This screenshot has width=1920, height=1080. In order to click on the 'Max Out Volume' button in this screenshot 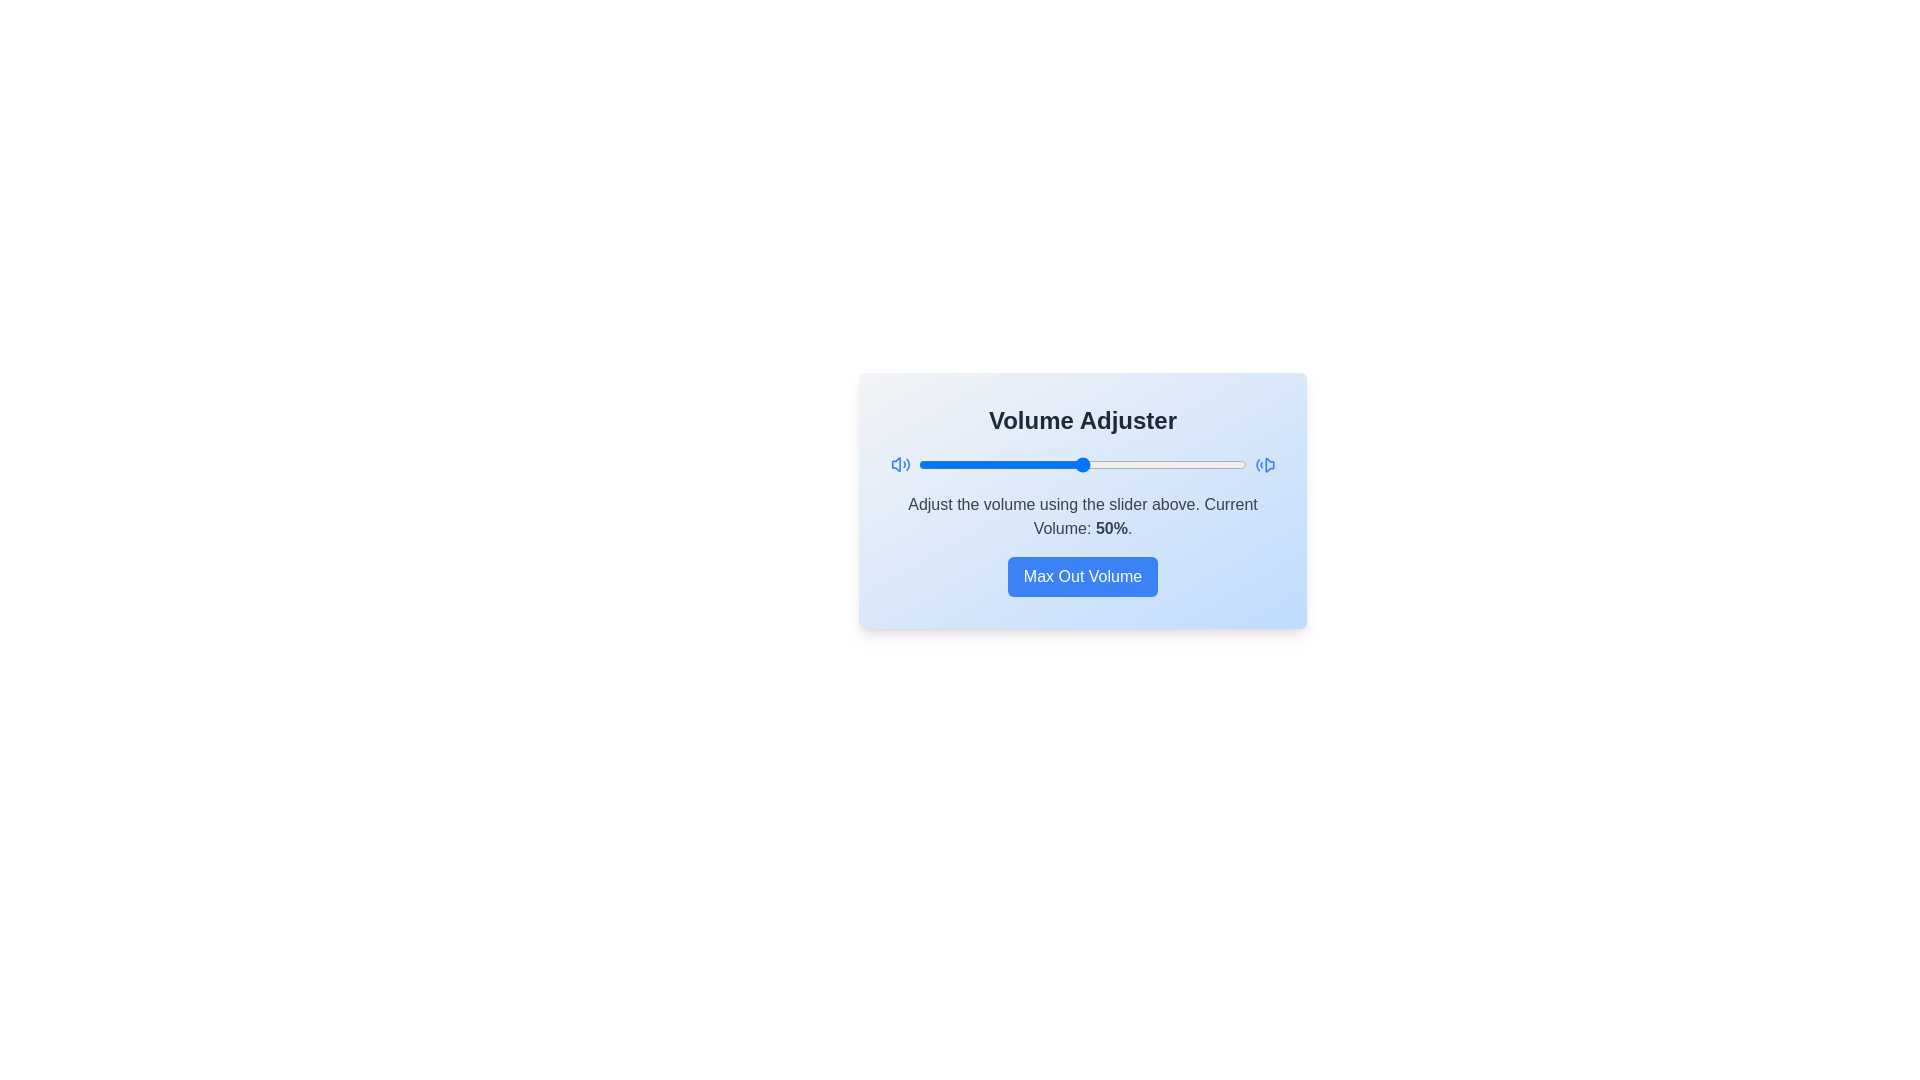, I will do `click(1082, 577)`.